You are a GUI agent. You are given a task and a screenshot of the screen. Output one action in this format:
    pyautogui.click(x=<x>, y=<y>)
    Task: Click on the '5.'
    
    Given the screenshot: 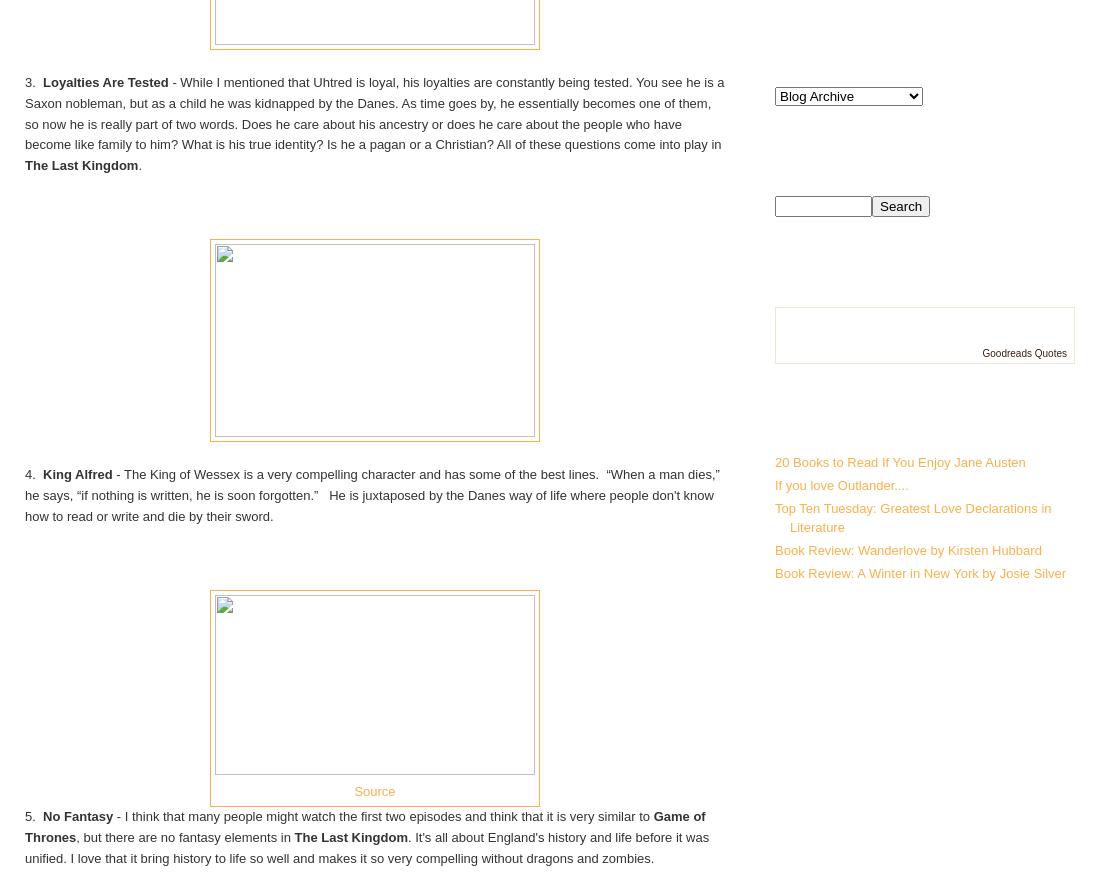 What is the action you would take?
    pyautogui.click(x=23, y=816)
    